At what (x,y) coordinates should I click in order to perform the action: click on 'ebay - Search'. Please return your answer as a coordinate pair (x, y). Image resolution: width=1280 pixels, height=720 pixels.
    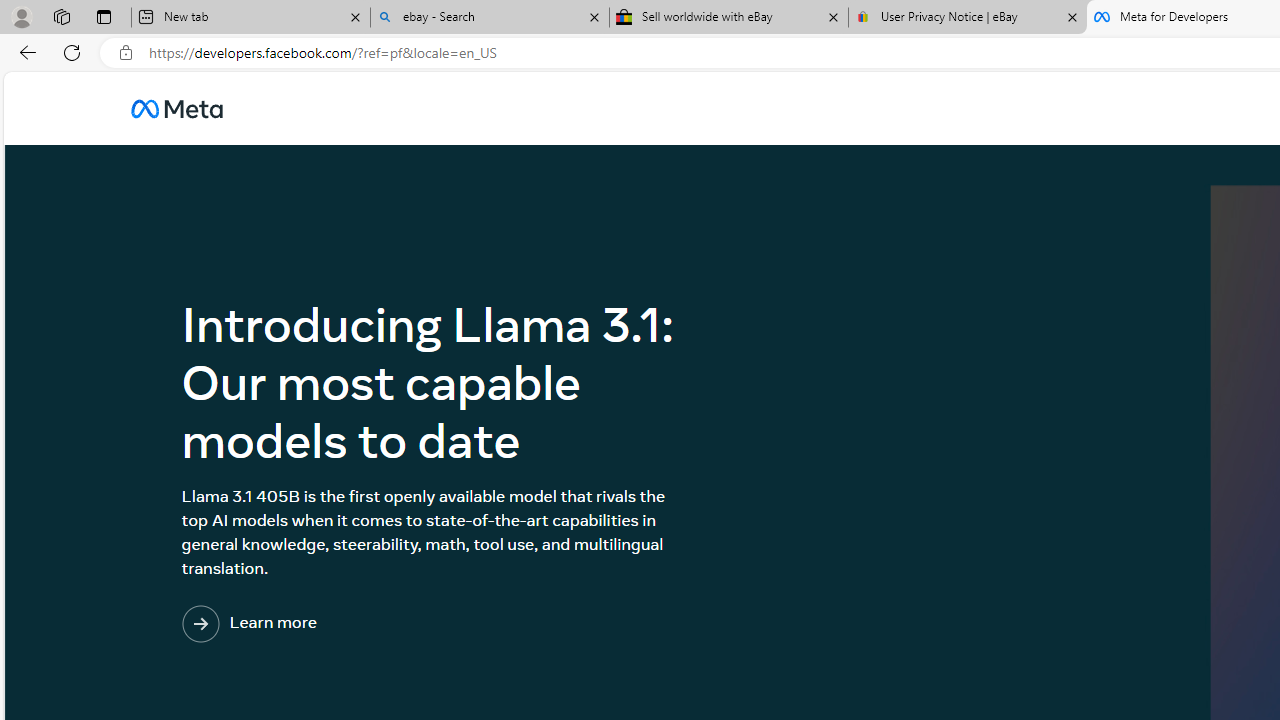
    Looking at the image, I should click on (490, 17).